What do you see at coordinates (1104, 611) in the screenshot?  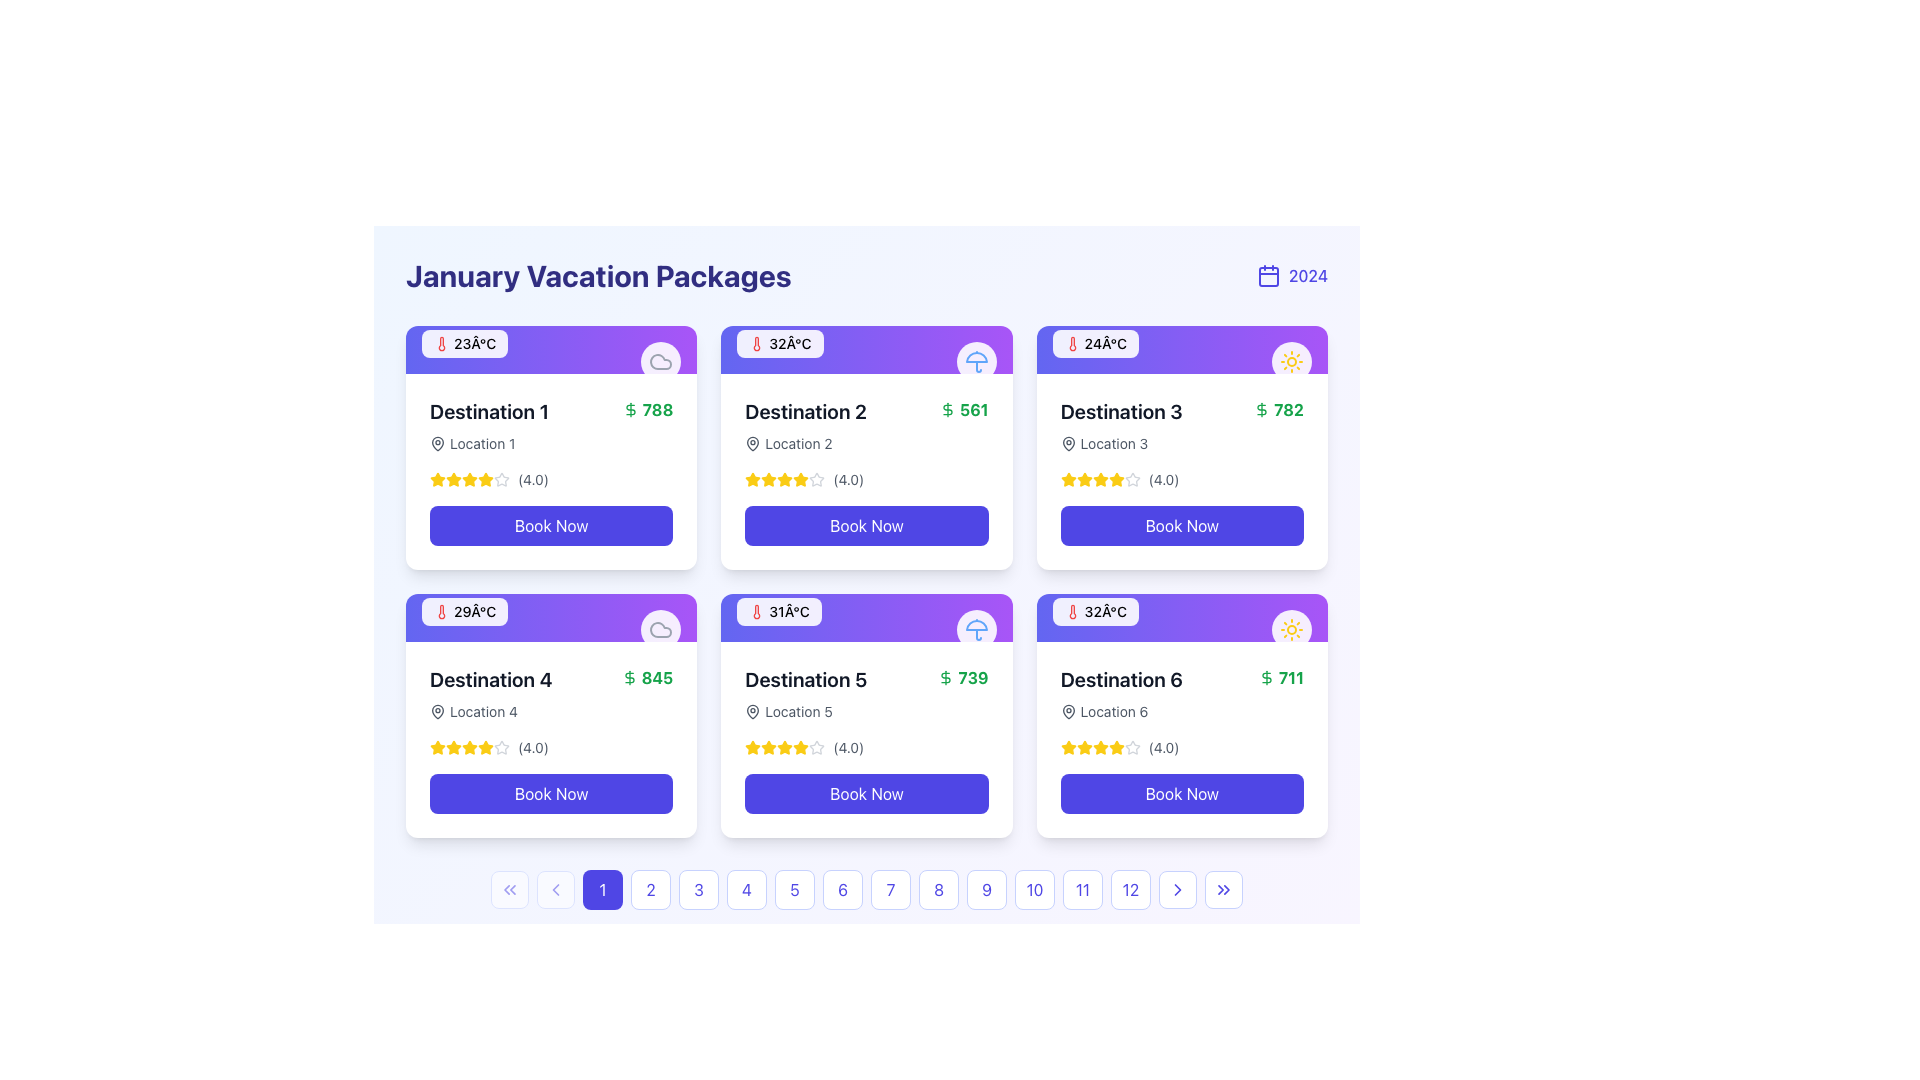 I see `the static text element displaying the current temperature, located in the sixth card of a grid layout, positioned at the top-left corner adjacent to a thermometer icon` at bounding box center [1104, 611].